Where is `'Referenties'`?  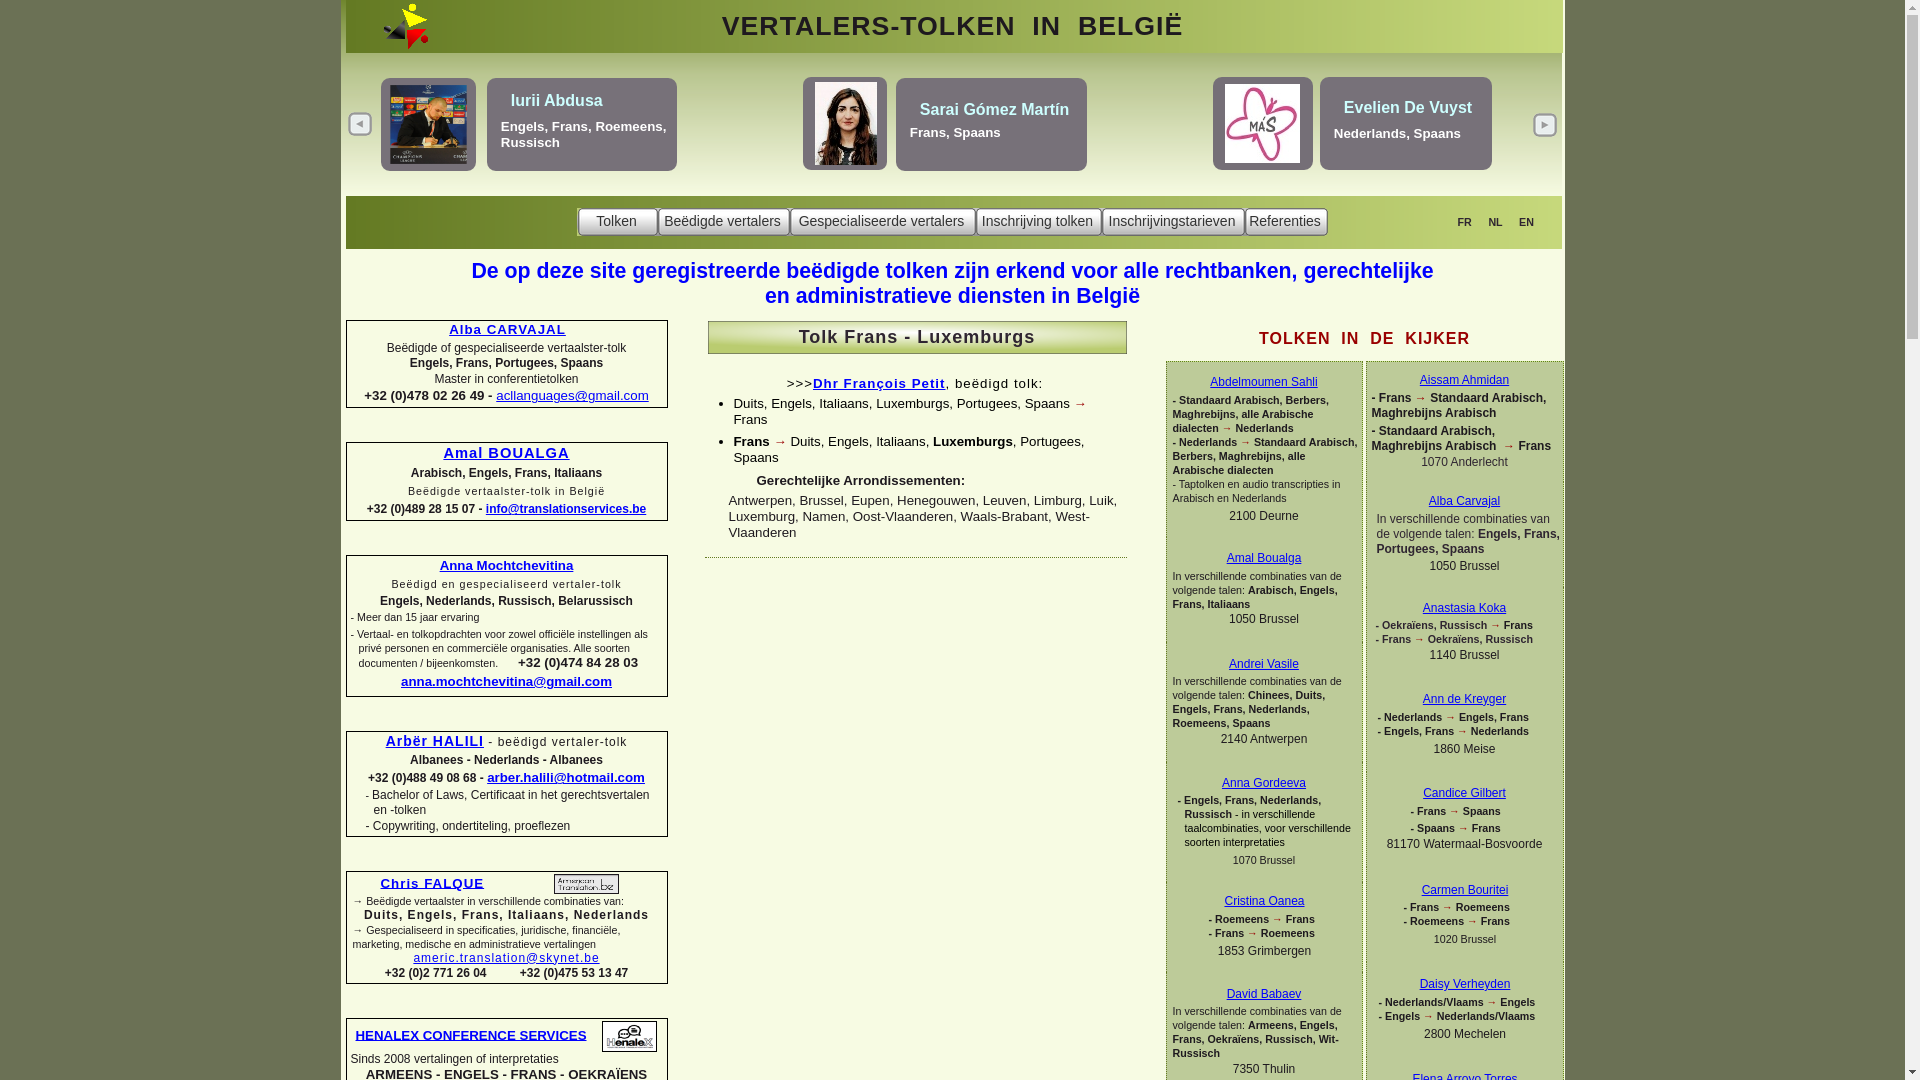 'Referenties' is located at coordinates (1285, 222).